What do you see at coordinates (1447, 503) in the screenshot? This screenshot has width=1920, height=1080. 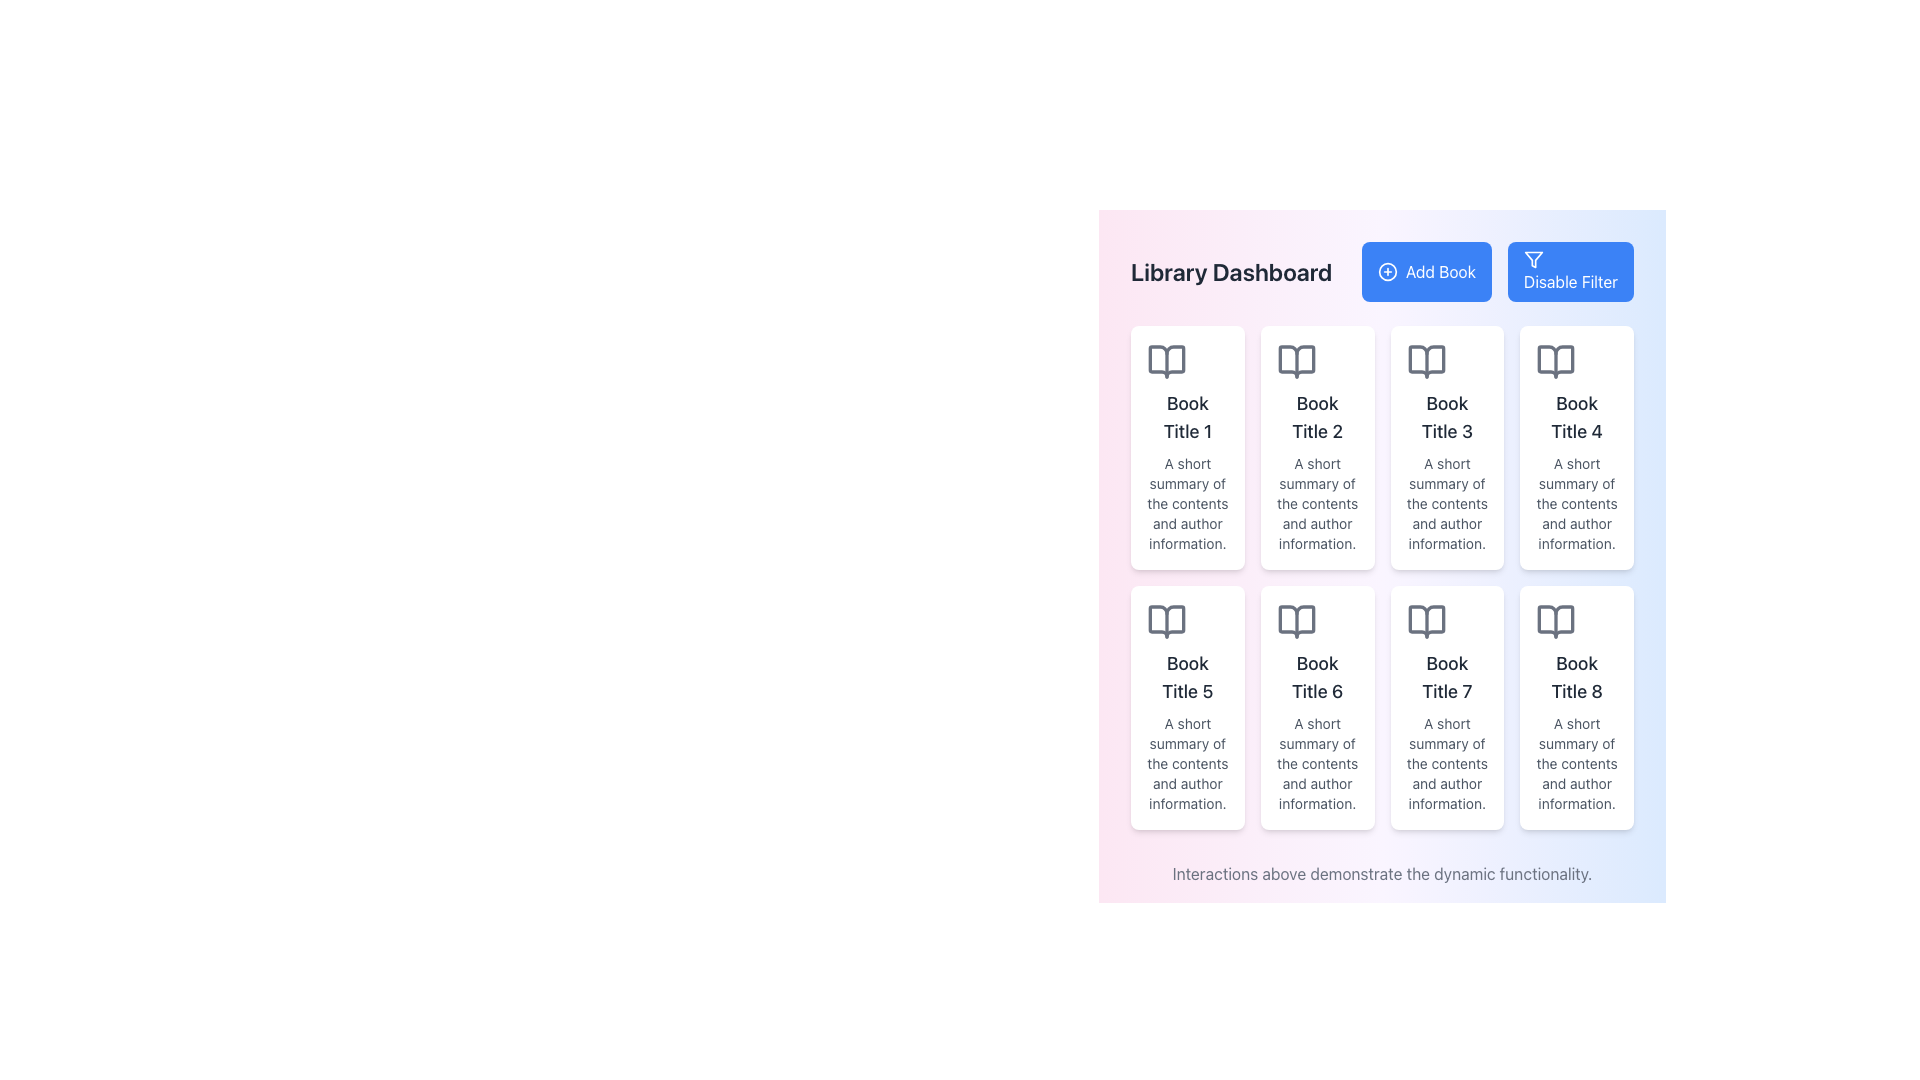 I see `the static text element that provides a brief summary of the associated book entry located in the third card from the left in the top row of a grid layout, directly under the text 'Book Title 3'` at bounding box center [1447, 503].